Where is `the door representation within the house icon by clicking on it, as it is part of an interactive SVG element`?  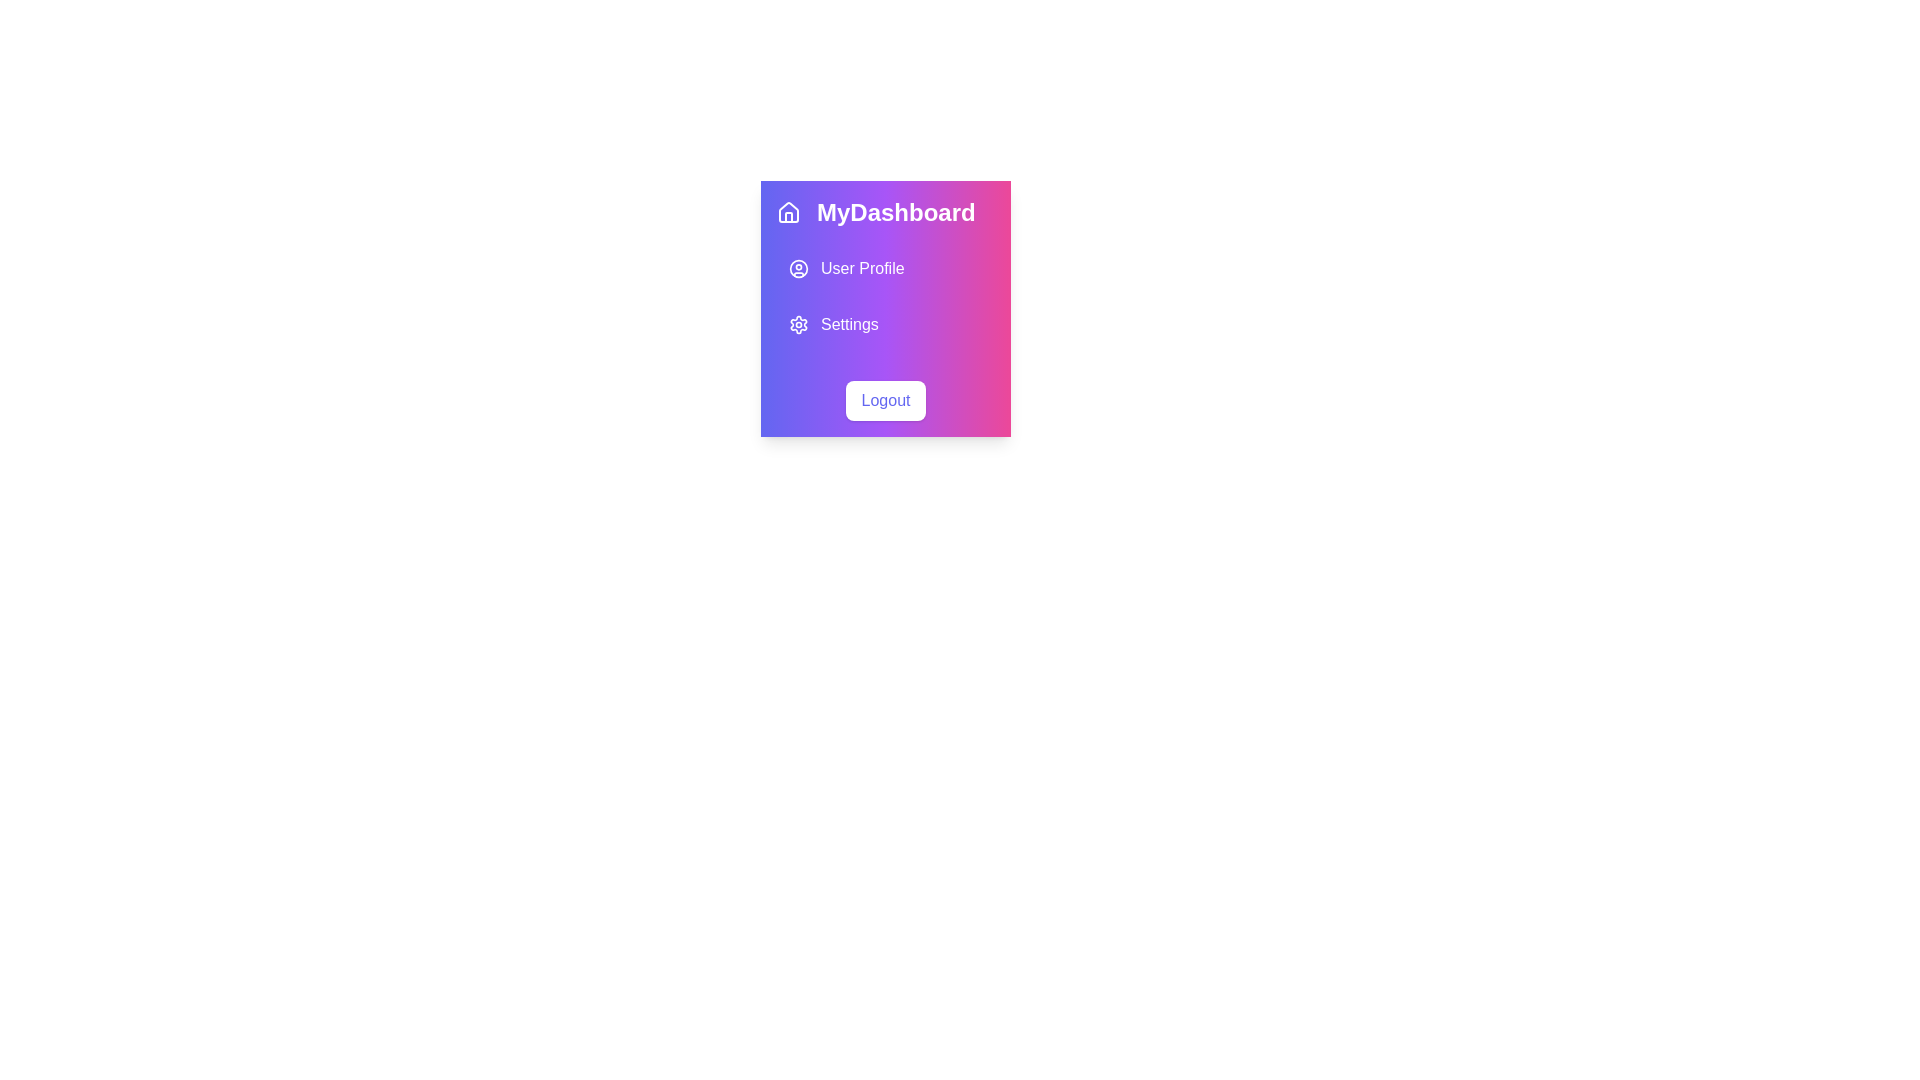 the door representation within the house icon by clicking on it, as it is part of an interactive SVG element is located at coordinates (787, 216).